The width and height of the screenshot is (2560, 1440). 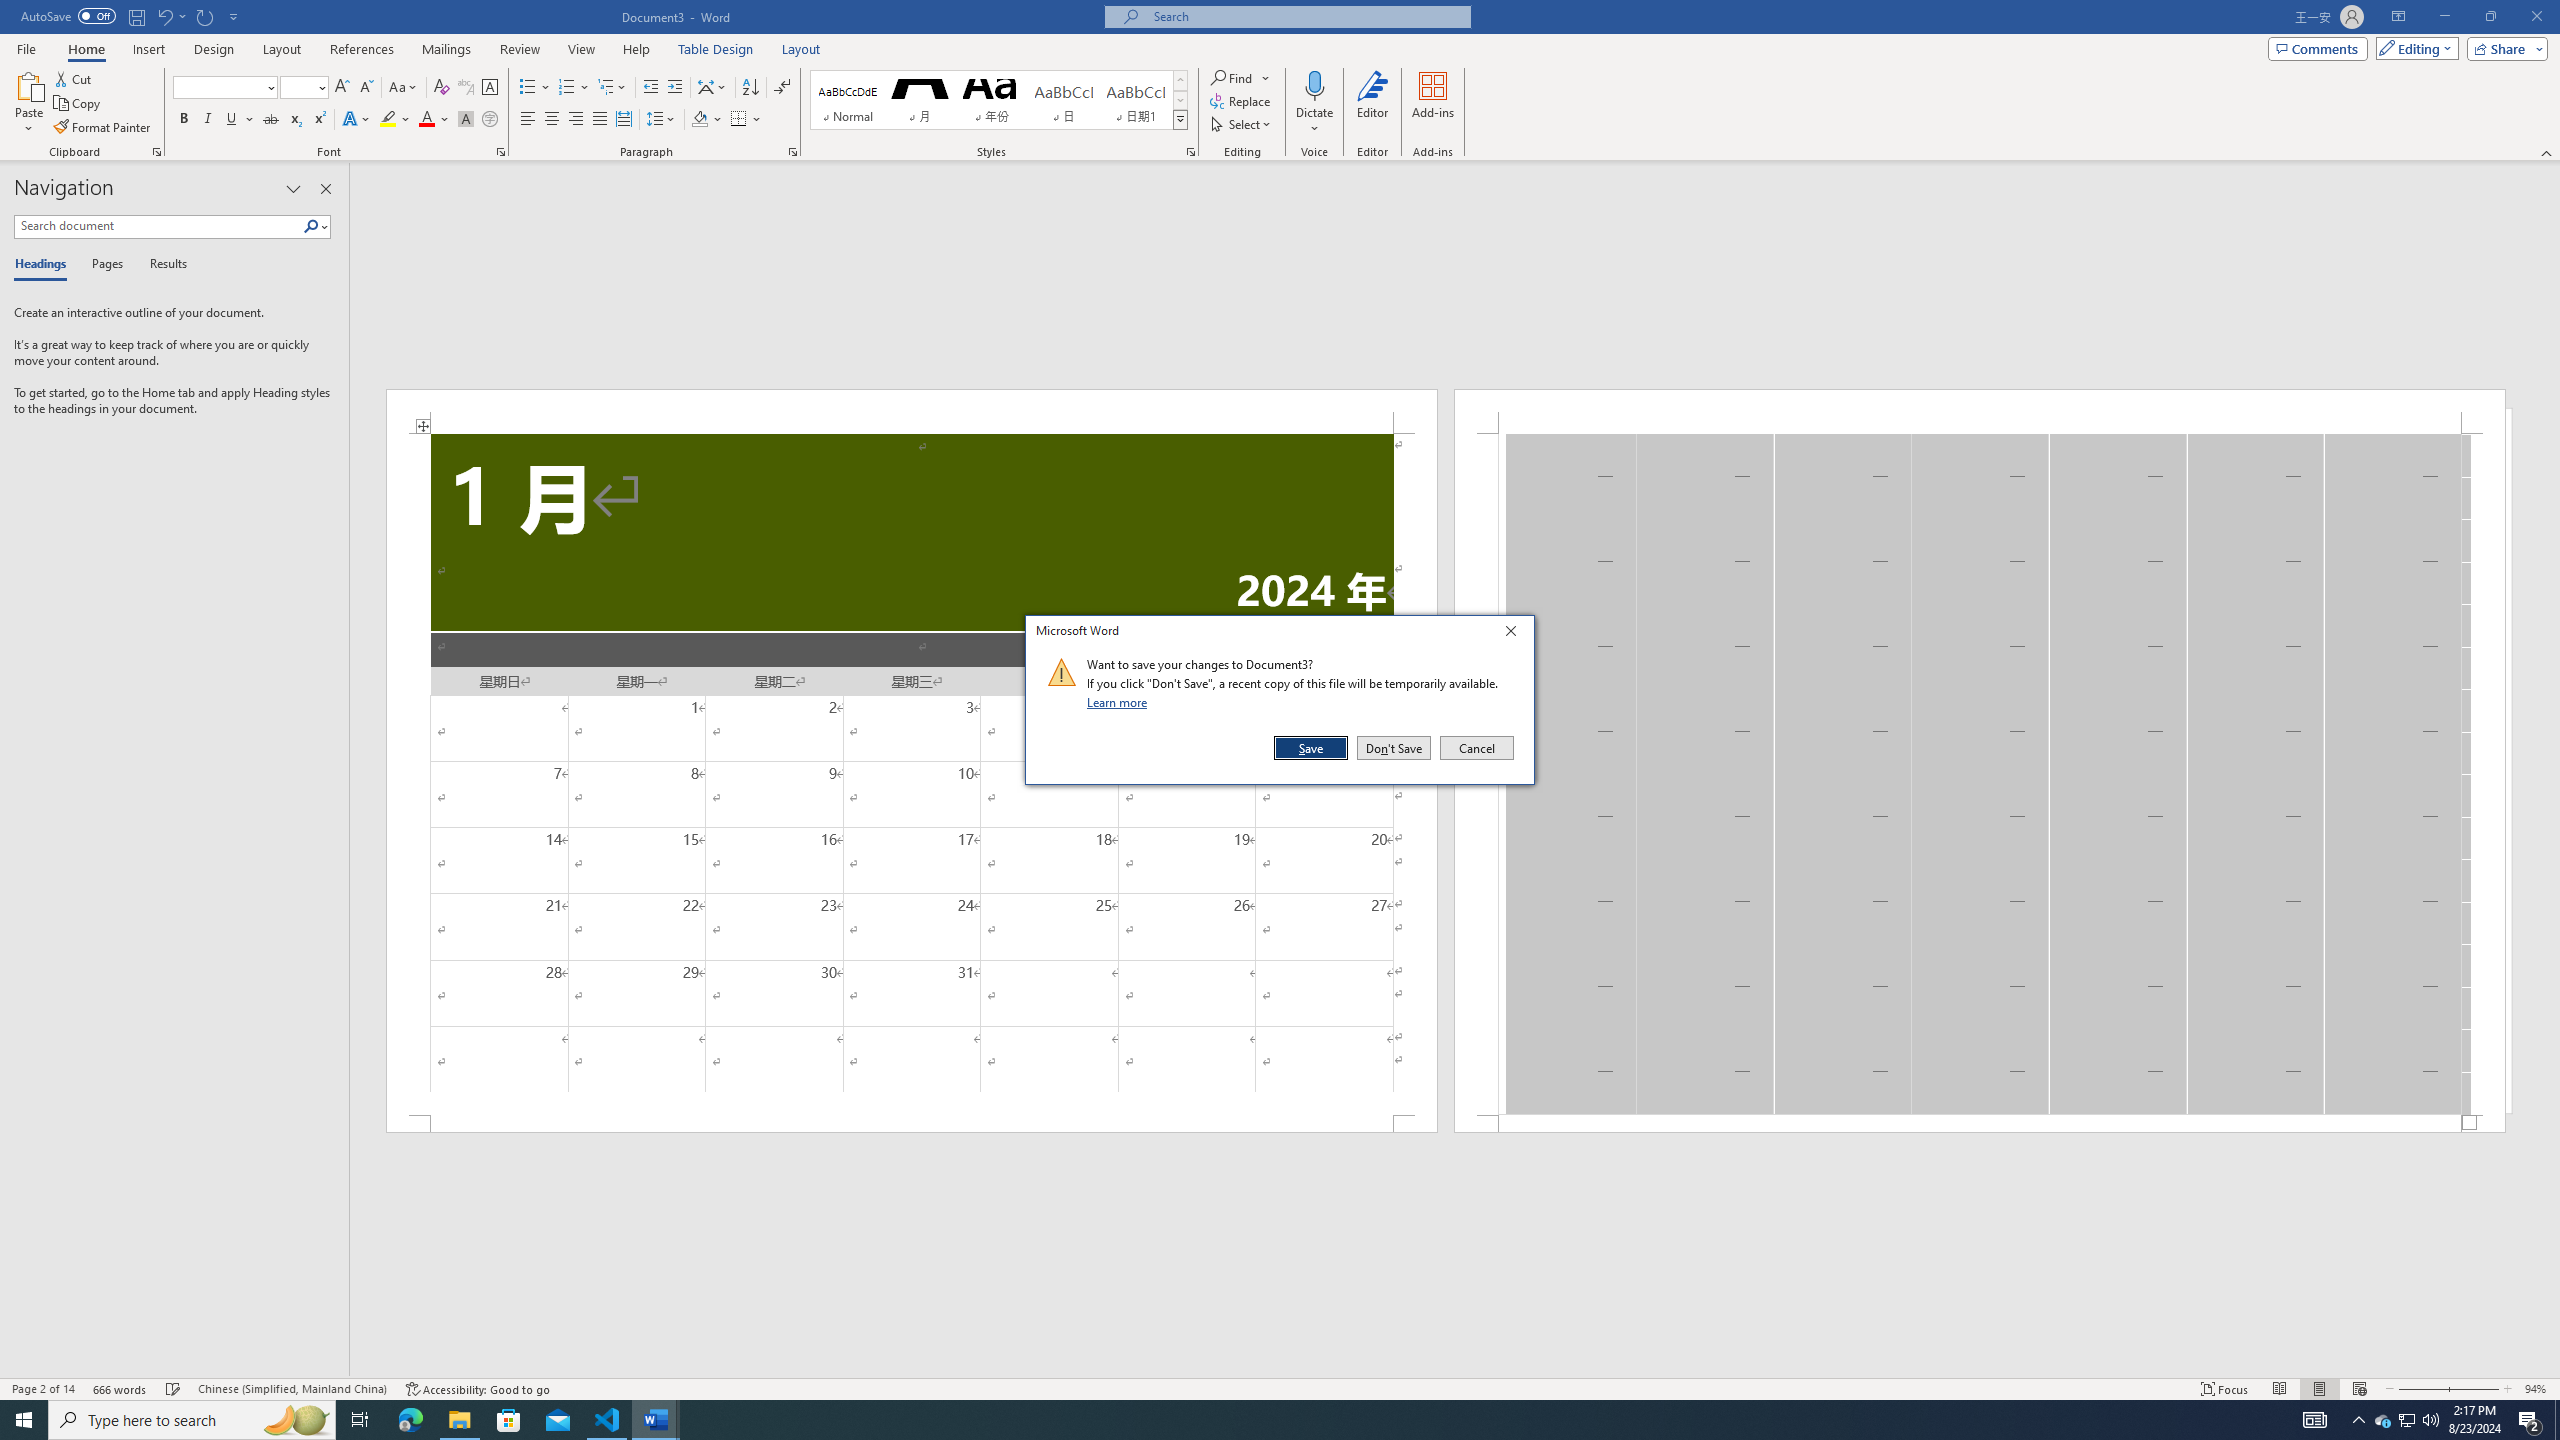 I want to click on 'Microsoft search', so click(x=1304, y=16).